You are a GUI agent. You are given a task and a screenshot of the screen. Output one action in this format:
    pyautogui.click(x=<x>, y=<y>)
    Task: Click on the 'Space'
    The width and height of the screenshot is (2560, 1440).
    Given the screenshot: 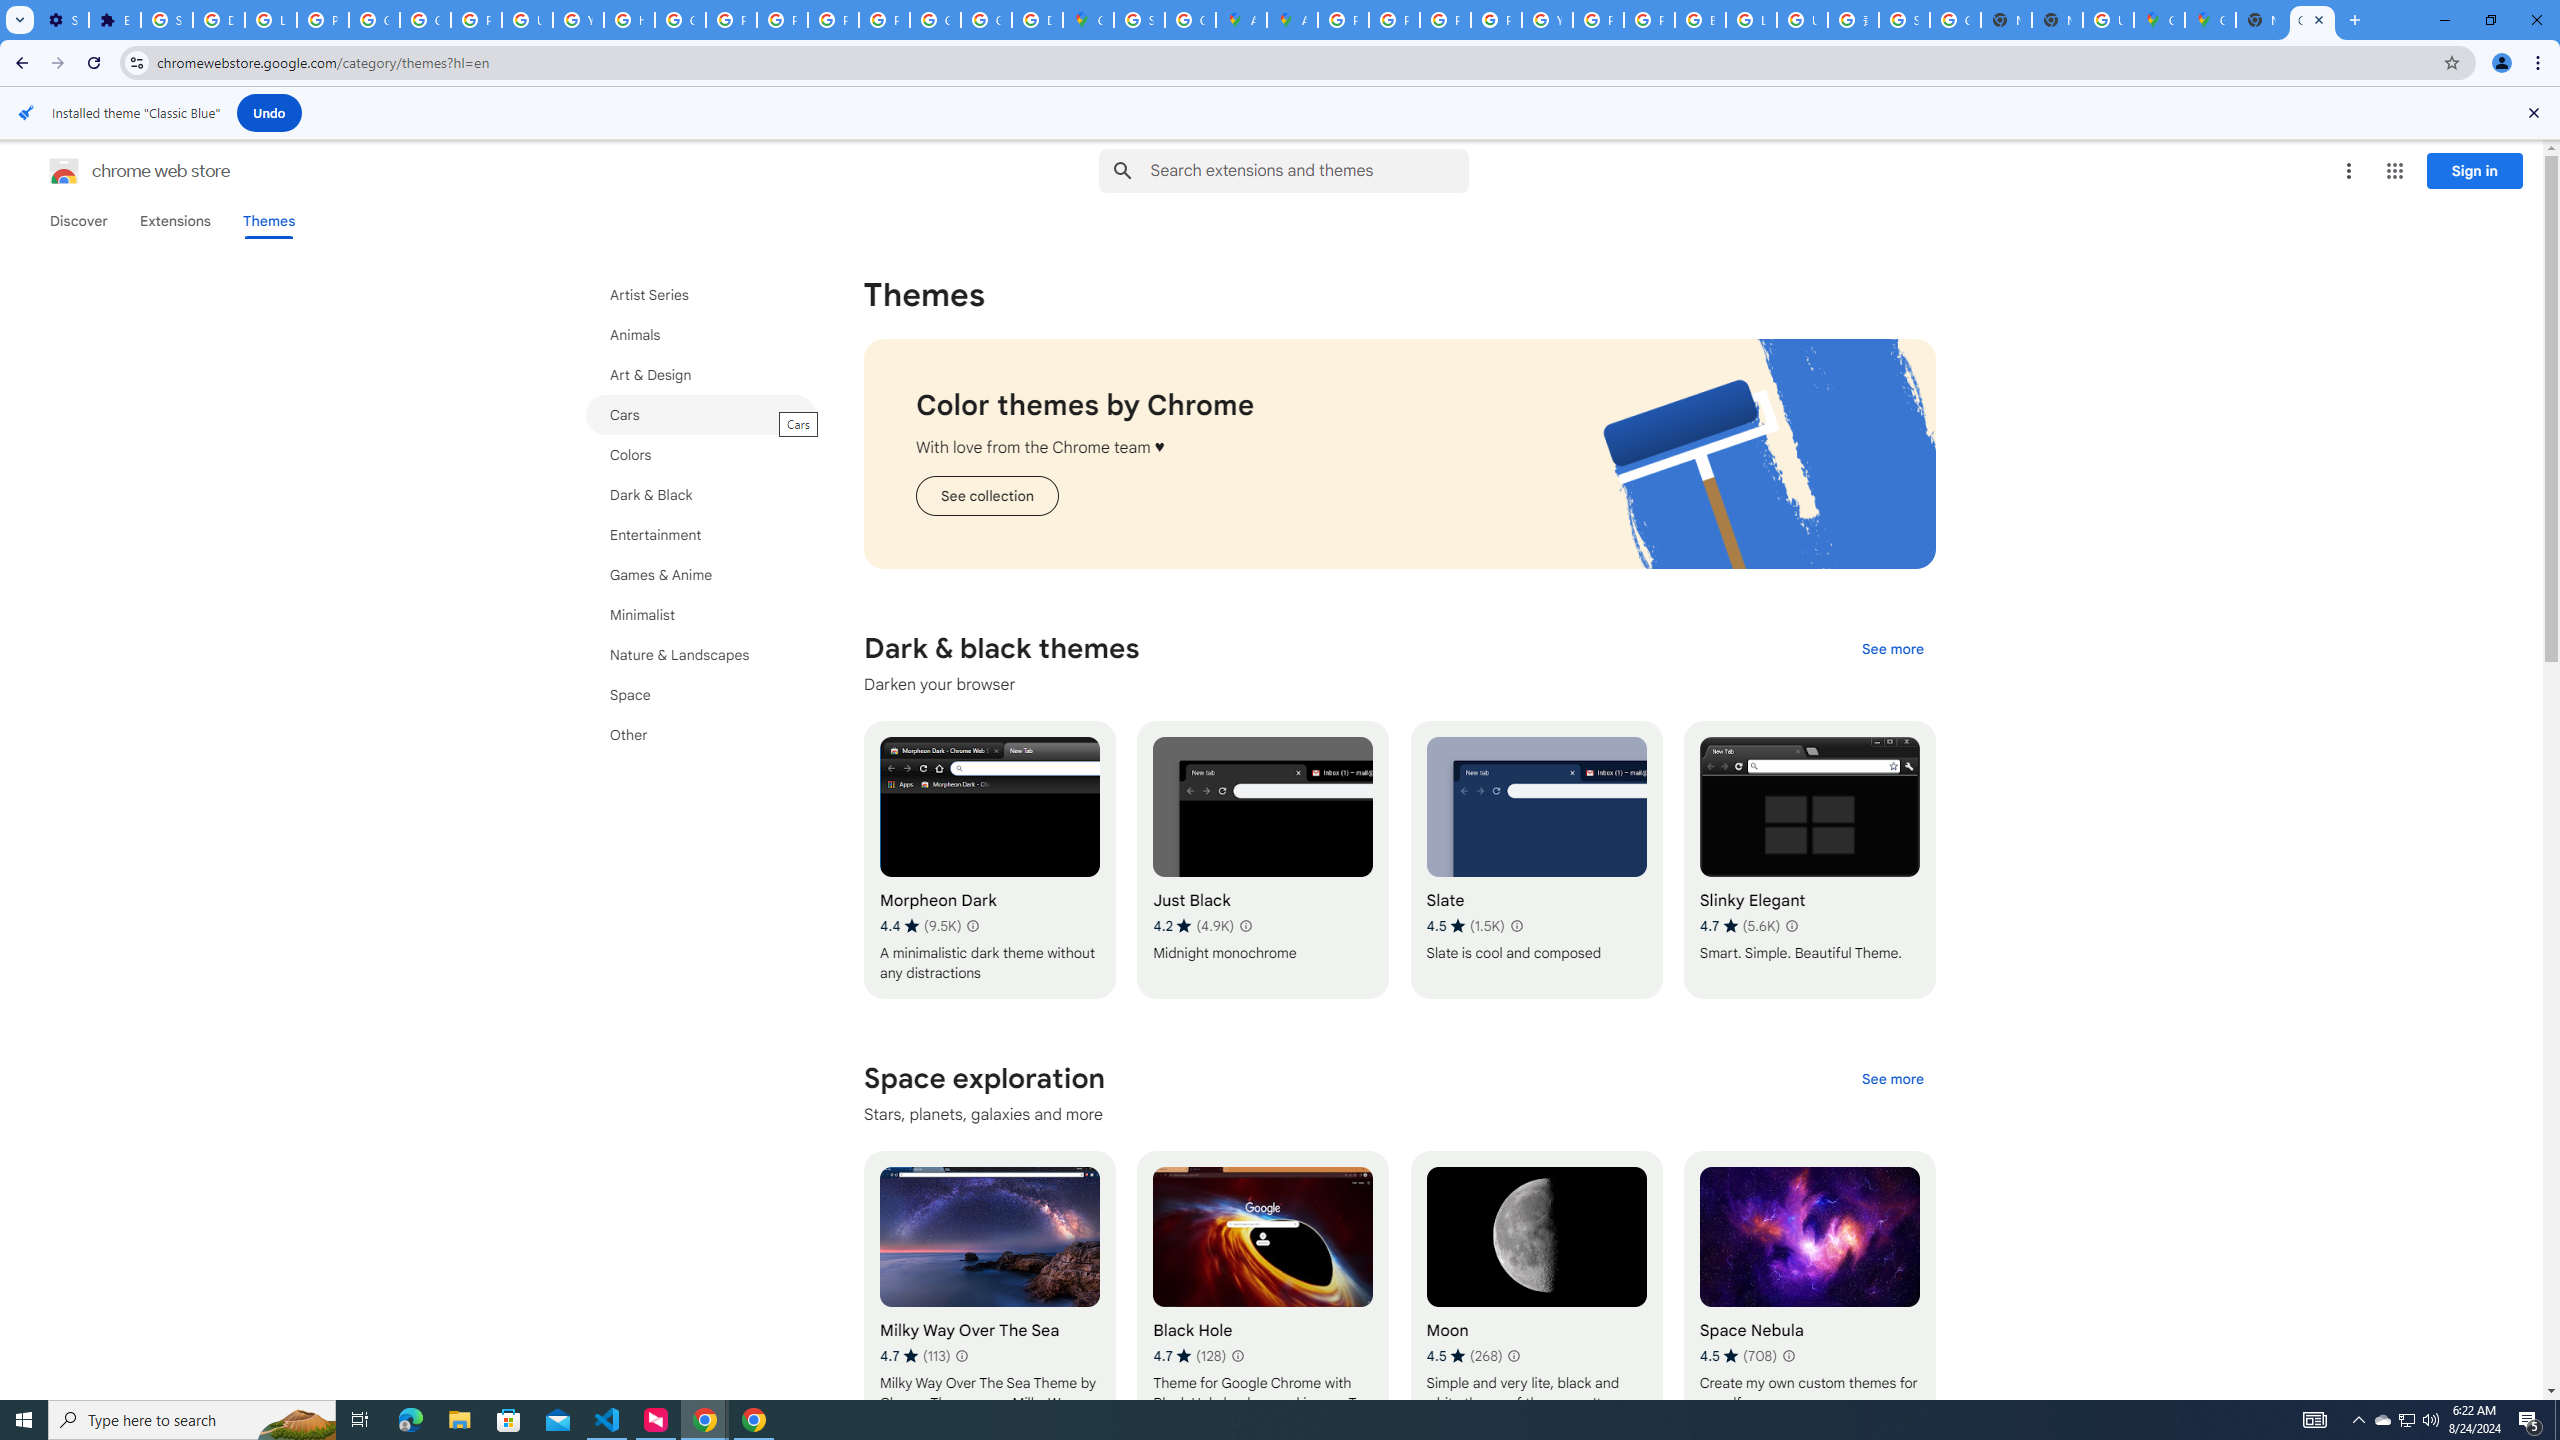 What is the action you would take?
    pyautogui.click(x=701, y=694)
    